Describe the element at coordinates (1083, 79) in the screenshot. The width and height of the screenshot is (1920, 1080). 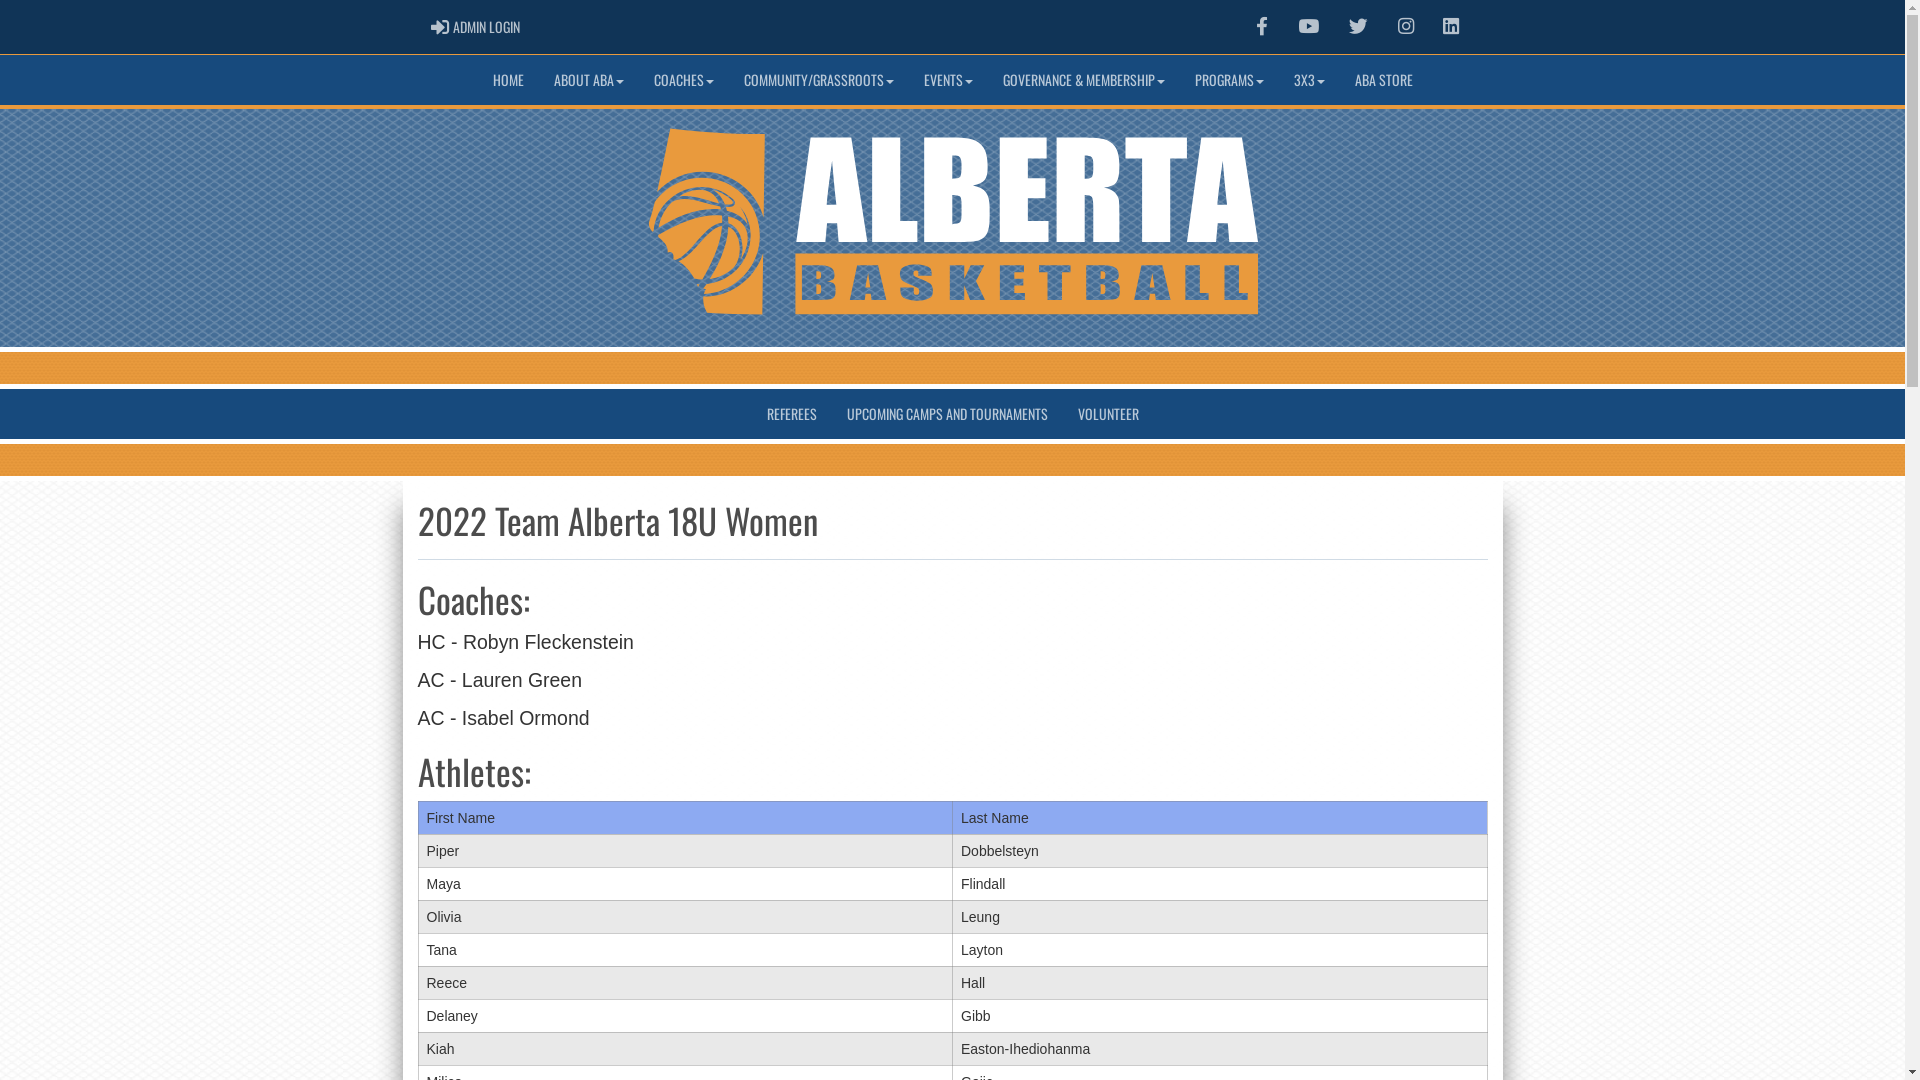
I see `'GOVERNANCE & MEMBERSHIP'` at that location.